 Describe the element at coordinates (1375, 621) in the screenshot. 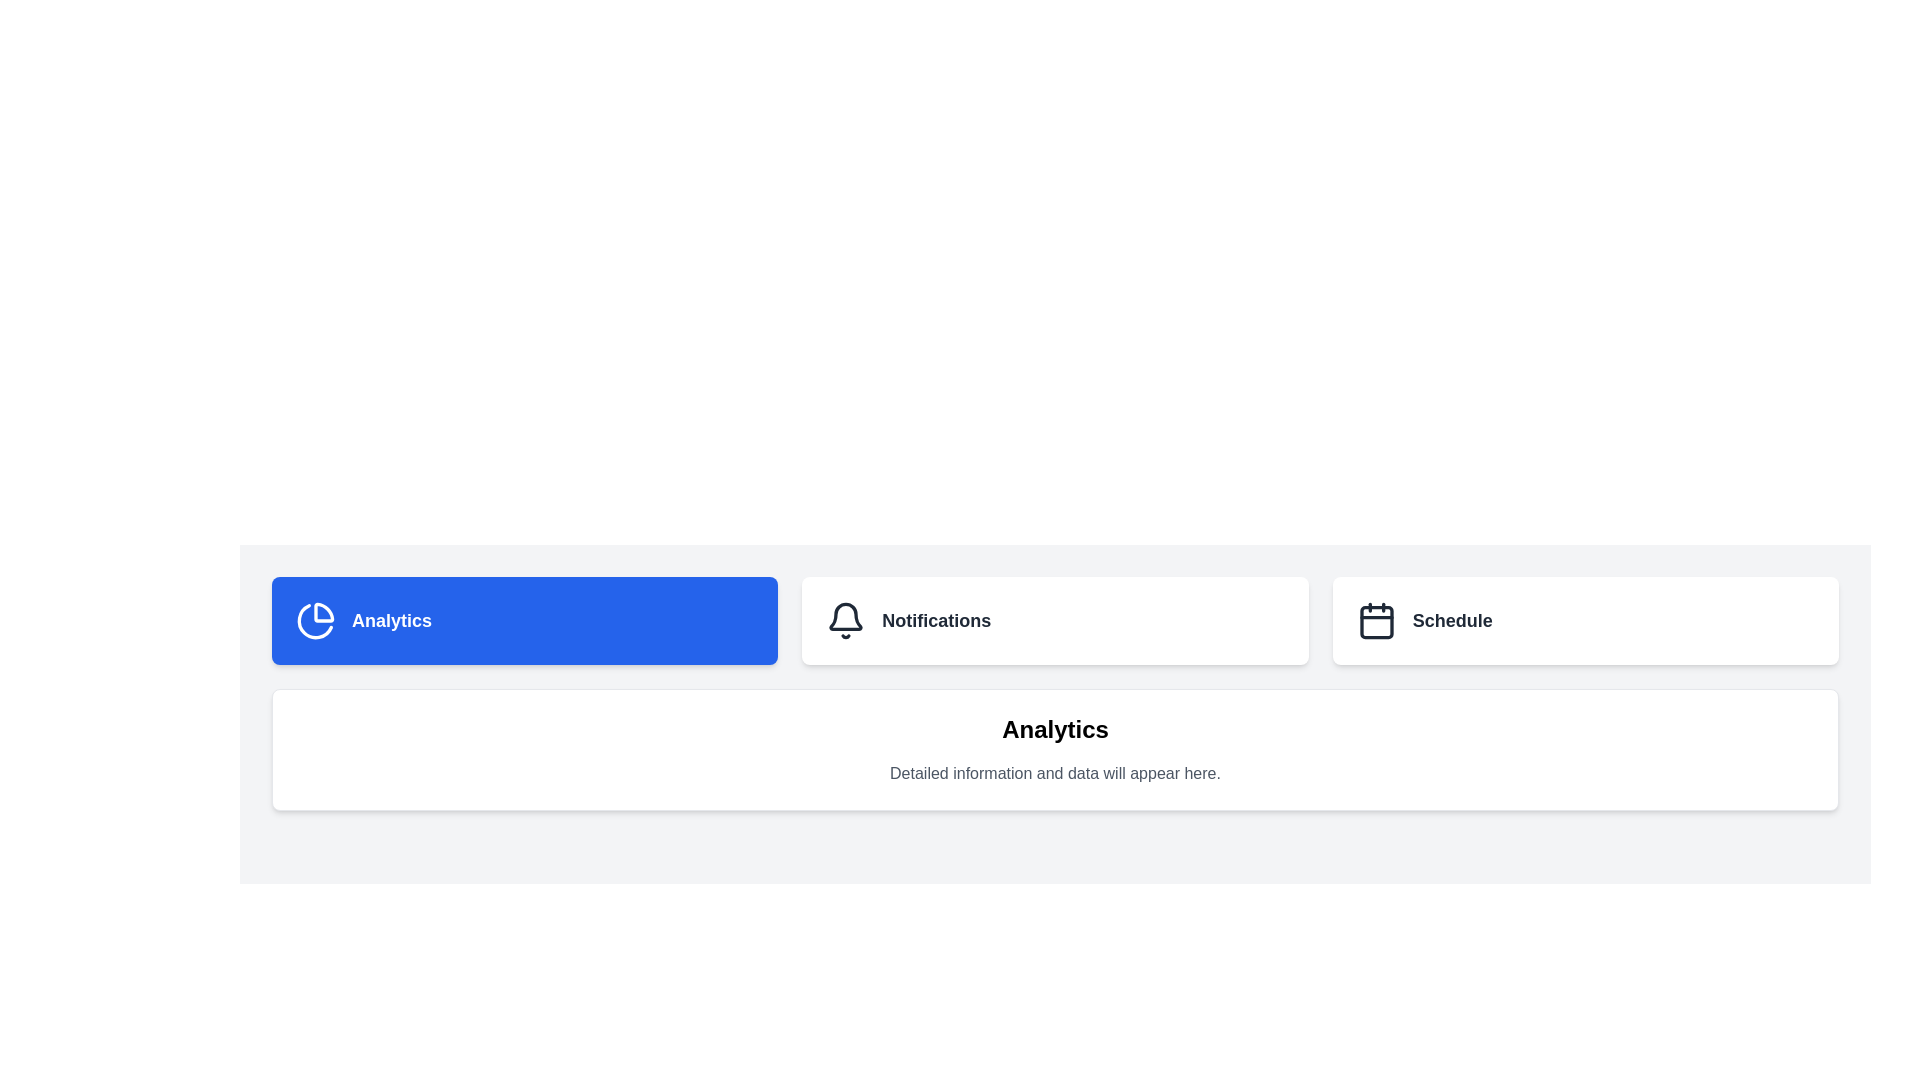

I see `the rectangular component of the calendar icon, which is characterized by its minimalistic design and is located near the 'Schedule' label` at that location.